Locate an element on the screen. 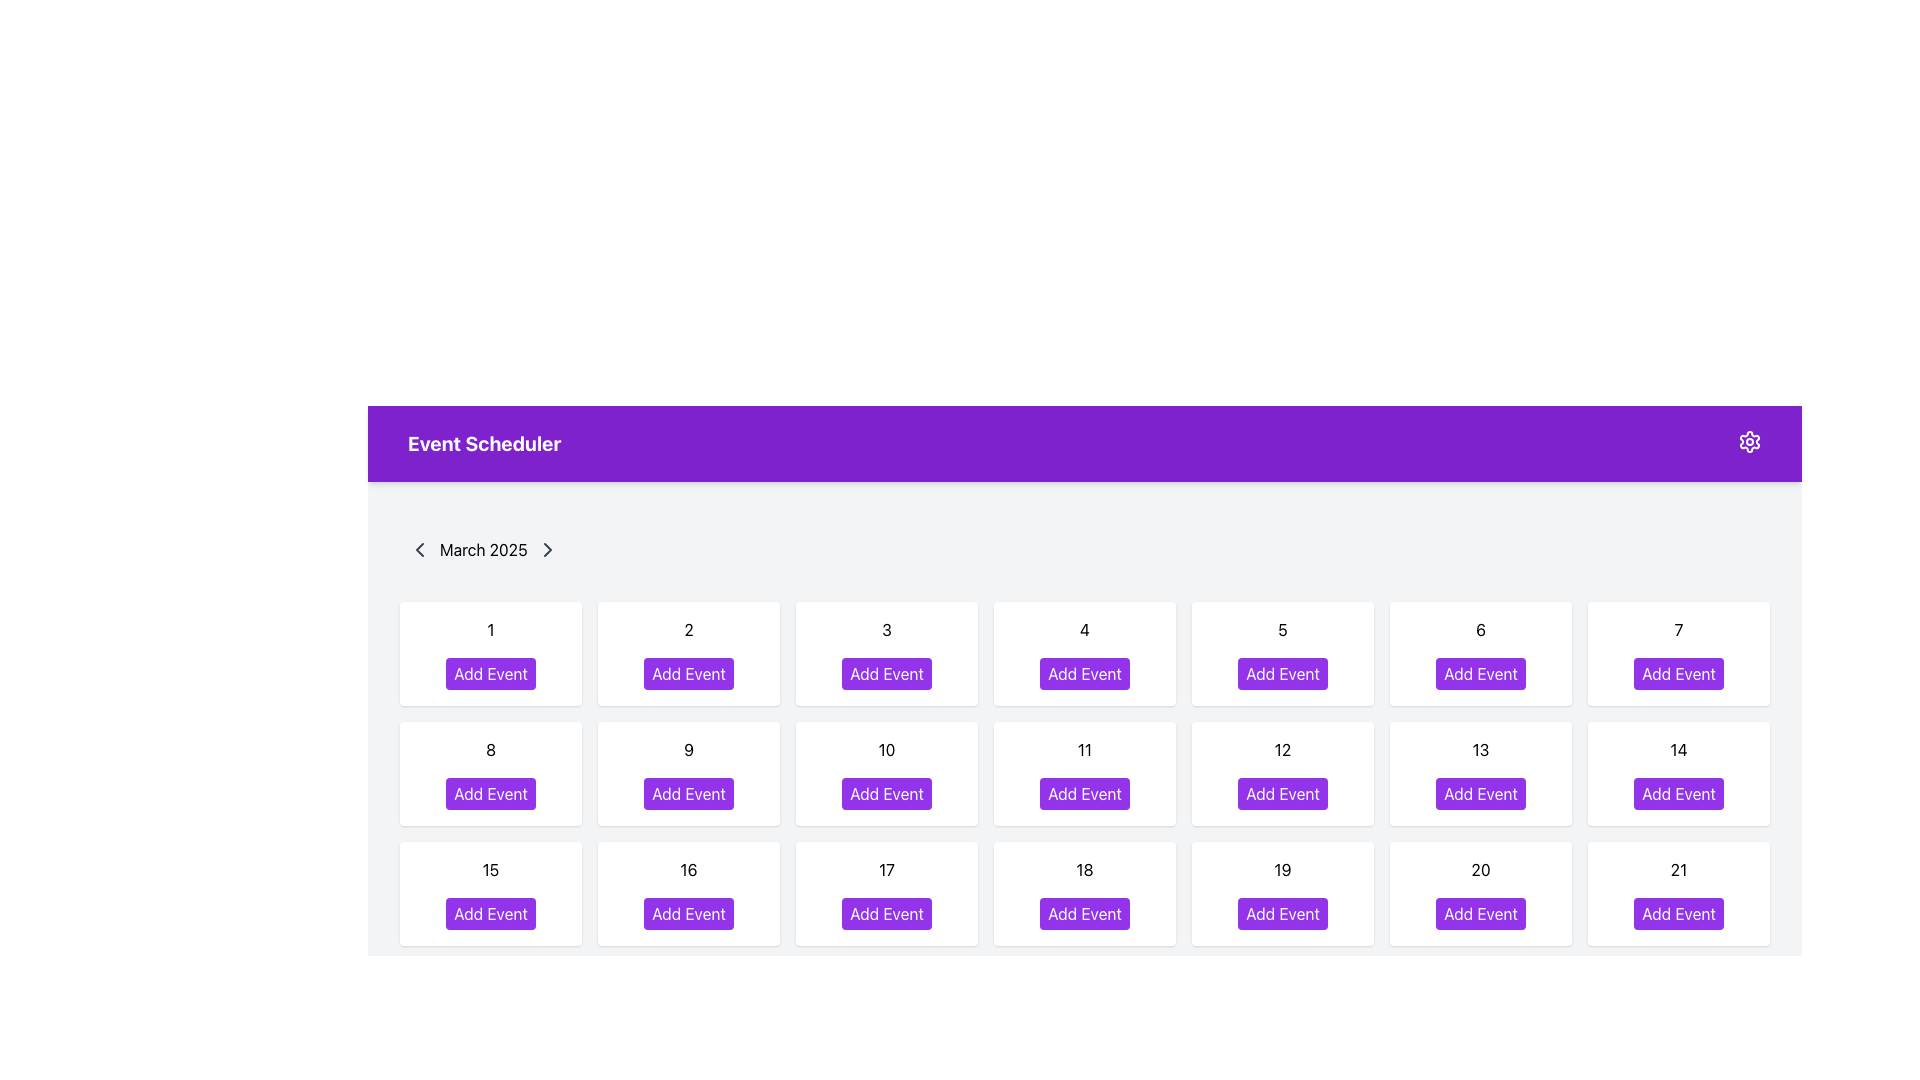 Image resolution: width=1920 pixels, height=1080 pixels. the 'Add Event' button in the Calendar date card for the date '20' to trigger the hover effect is located at coordinates (1481, 893).